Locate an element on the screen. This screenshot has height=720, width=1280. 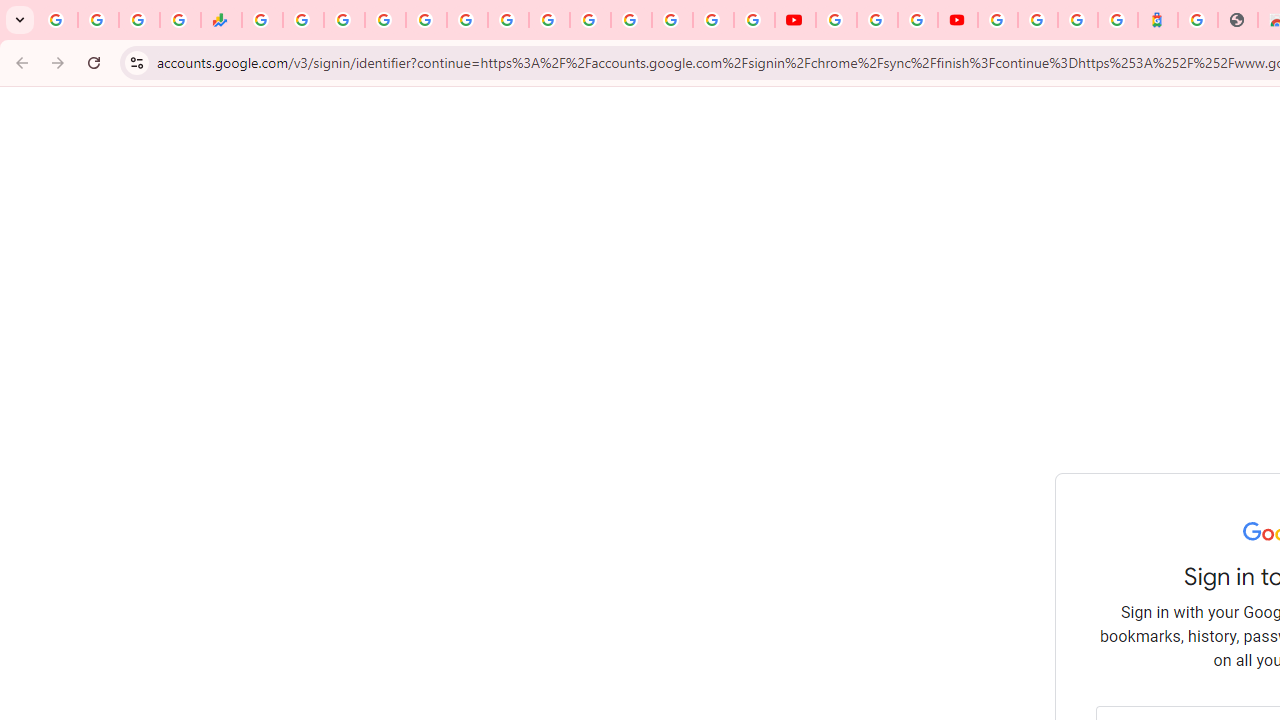
'Google Workspace Admin Community' is located at coordinates (57, 20).